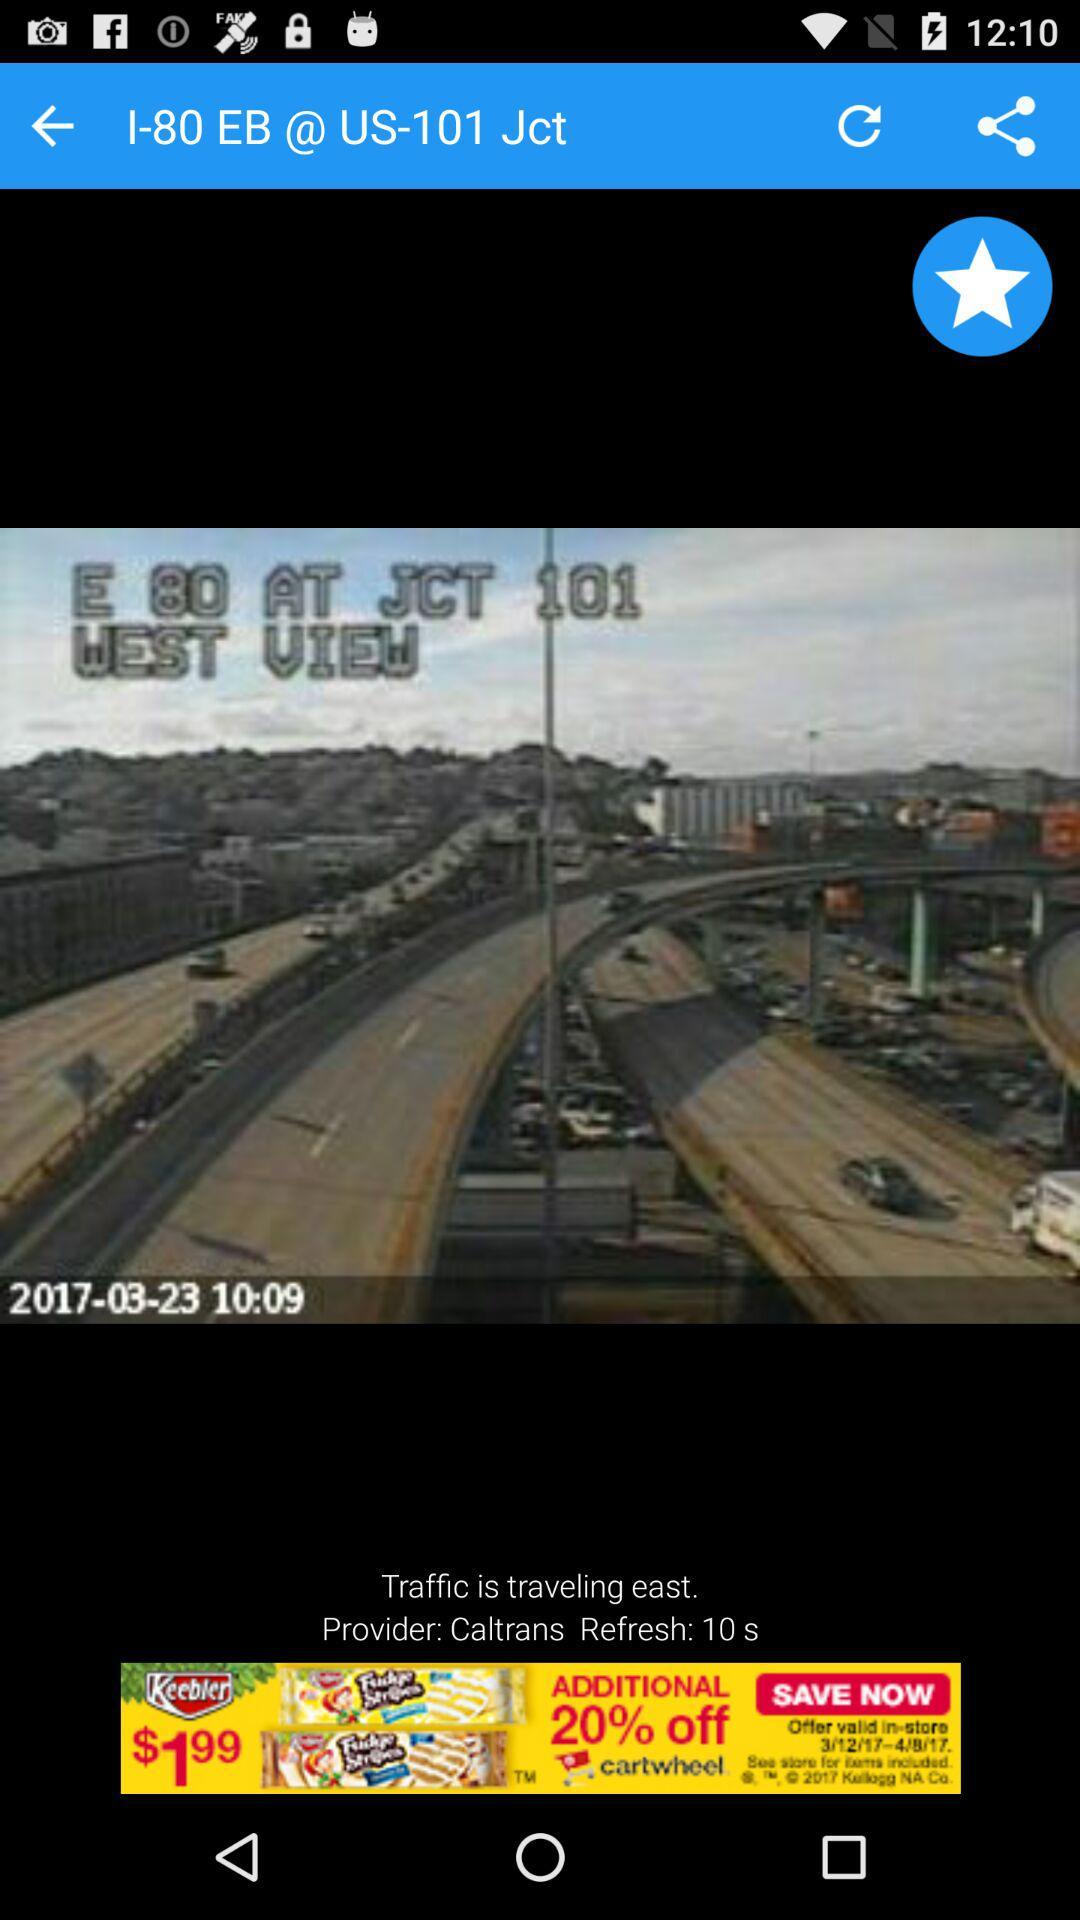  Describe the element at coordinates (981, 285) in the screenshot. I see `favourite option` at that location.